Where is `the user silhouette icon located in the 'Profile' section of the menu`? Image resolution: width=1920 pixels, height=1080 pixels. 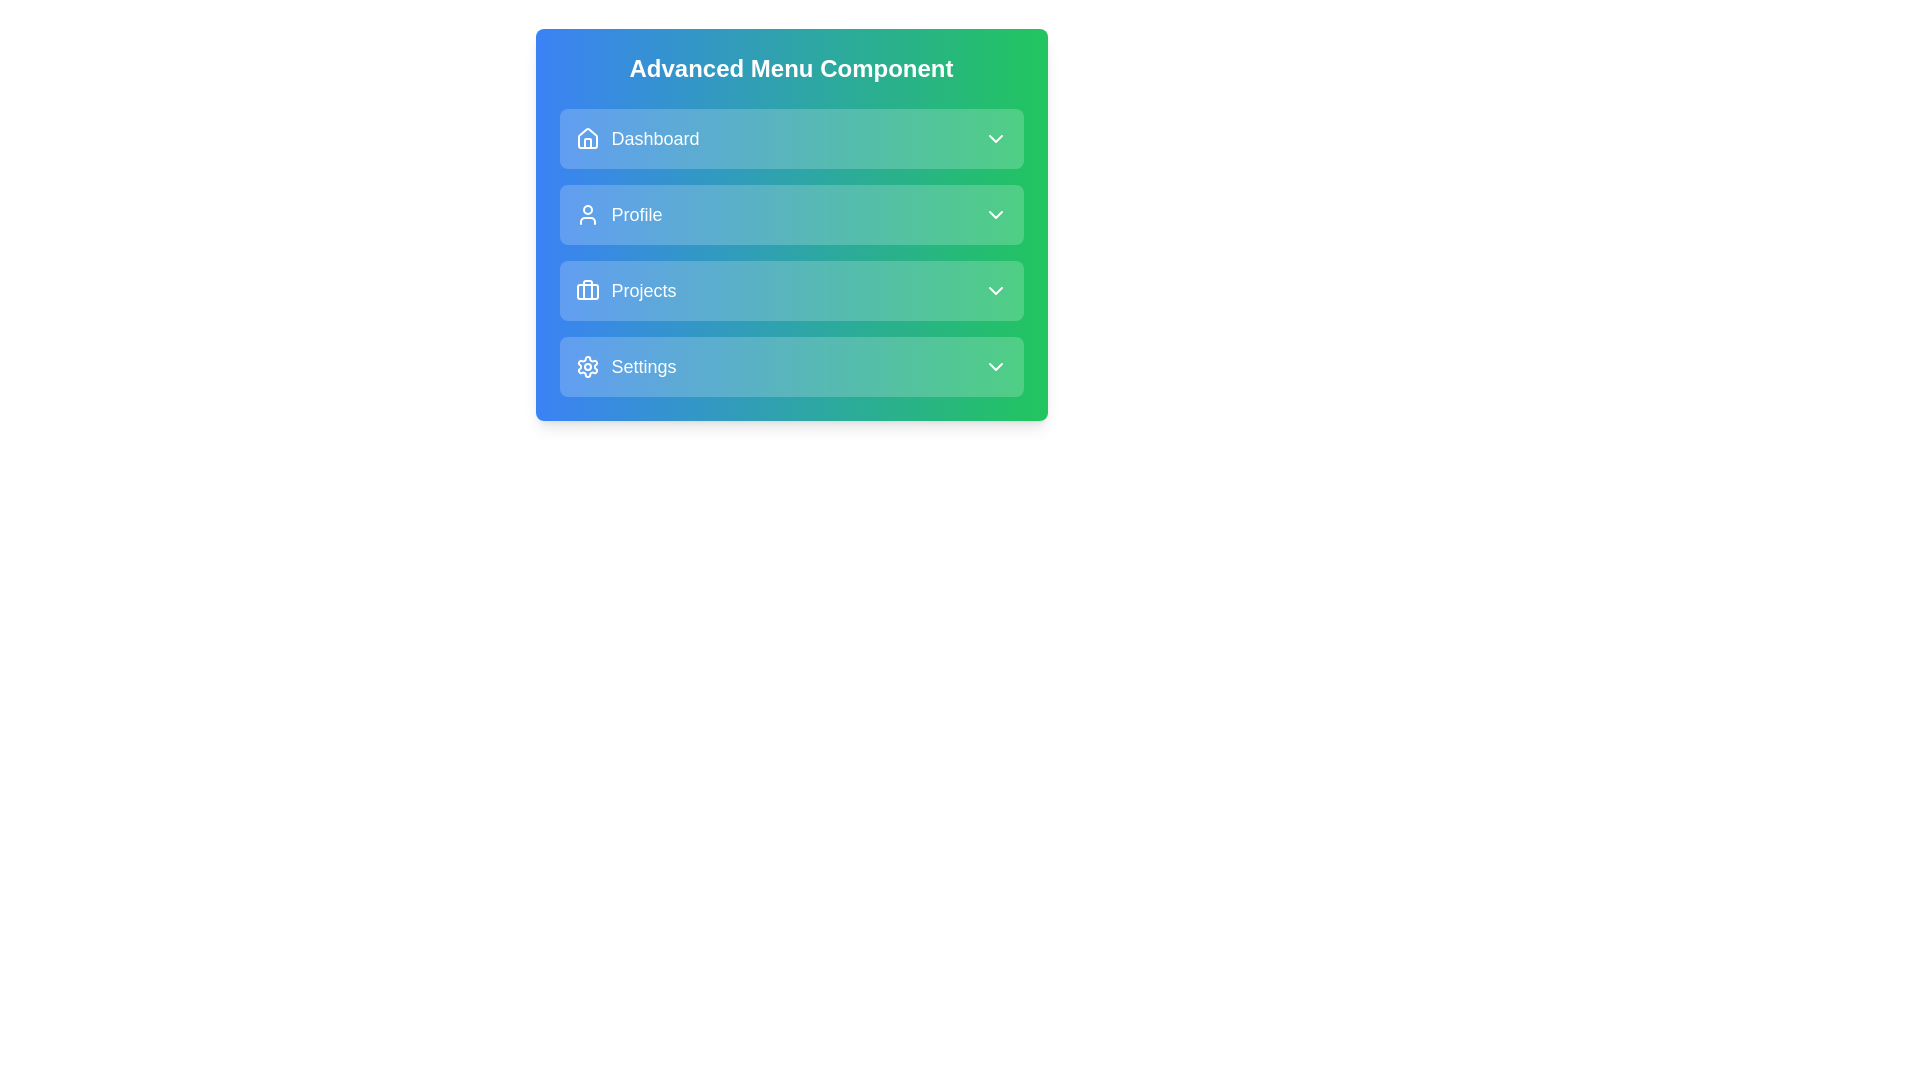
the user silhouette icon located in the 'Profile' section of the menu is located at coordinates (586, 215).